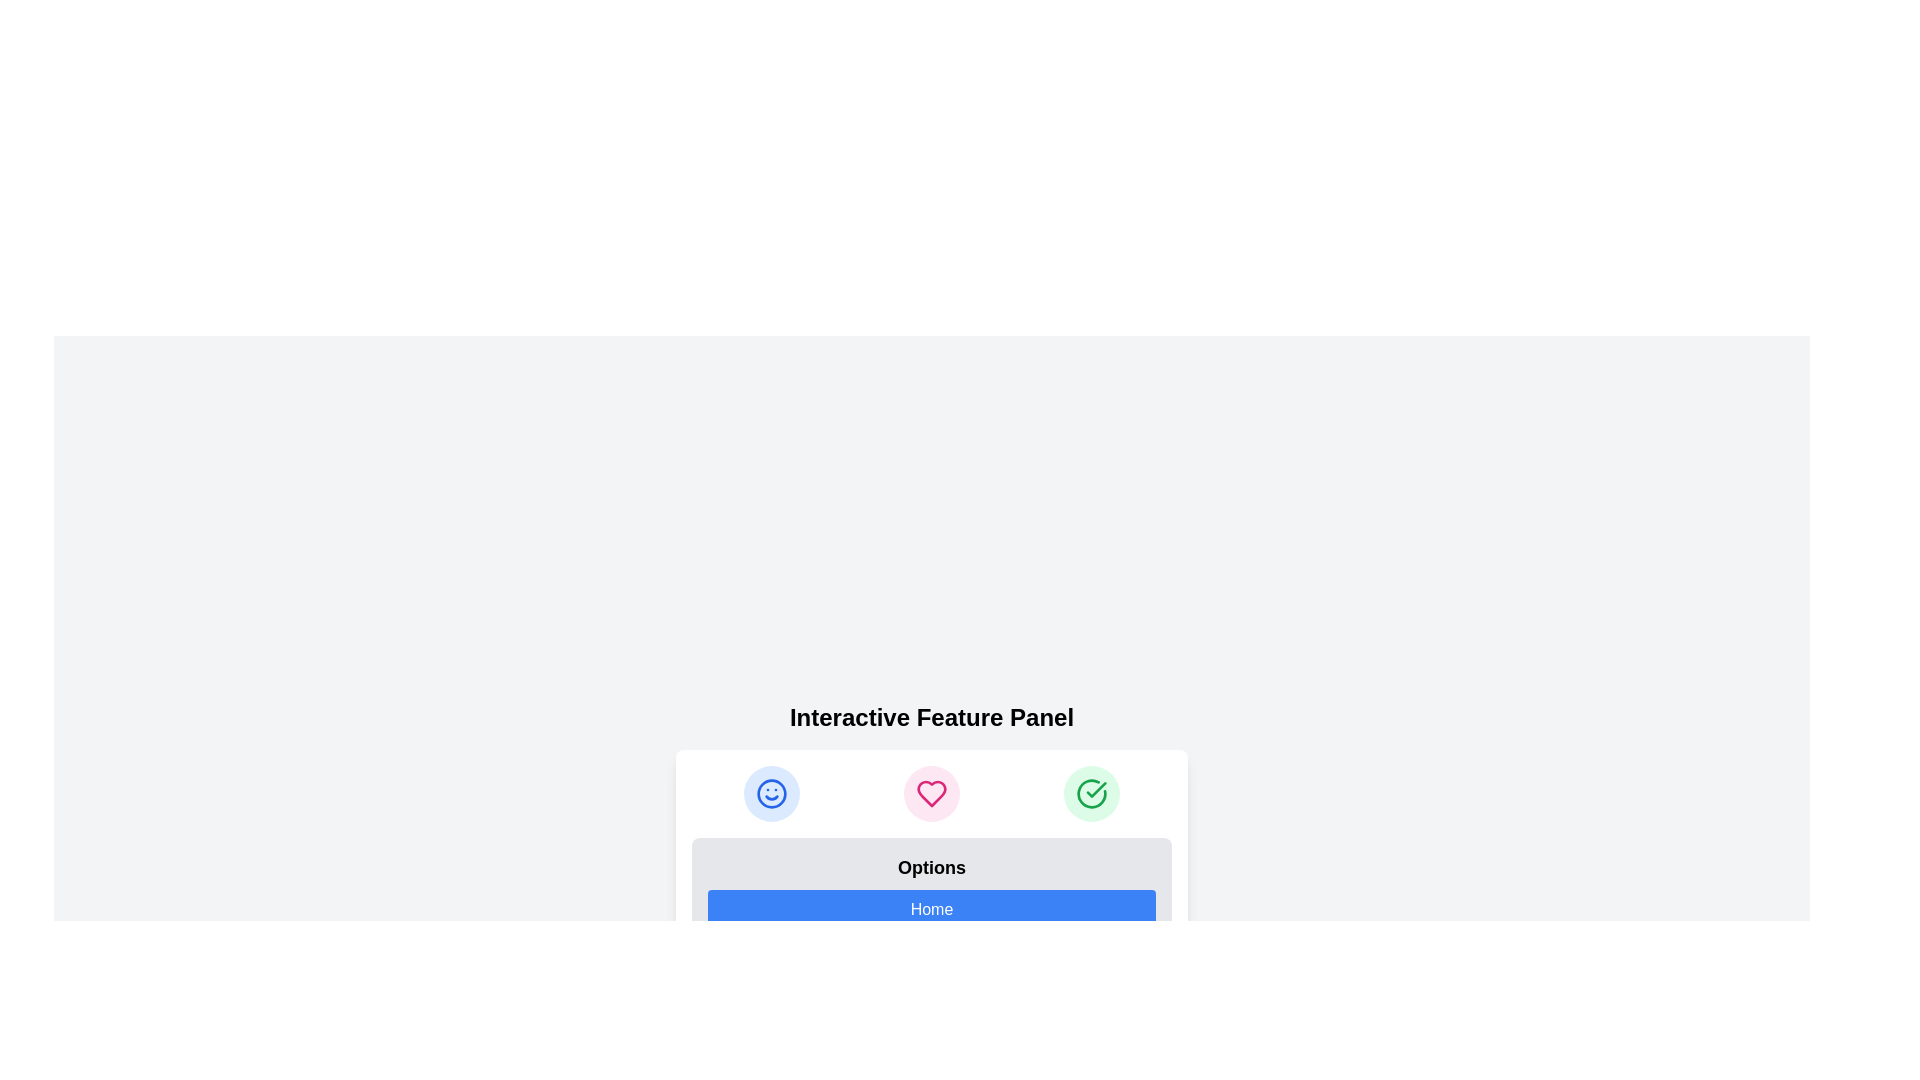 The width and height of the screenshot is (1920, 1080). Describe the element at coordinates (930, 793) in the screenshot. I see `the 'favorites' icon located between a smiley face icon and a checkmark icon in the top section of the panel` at that location.